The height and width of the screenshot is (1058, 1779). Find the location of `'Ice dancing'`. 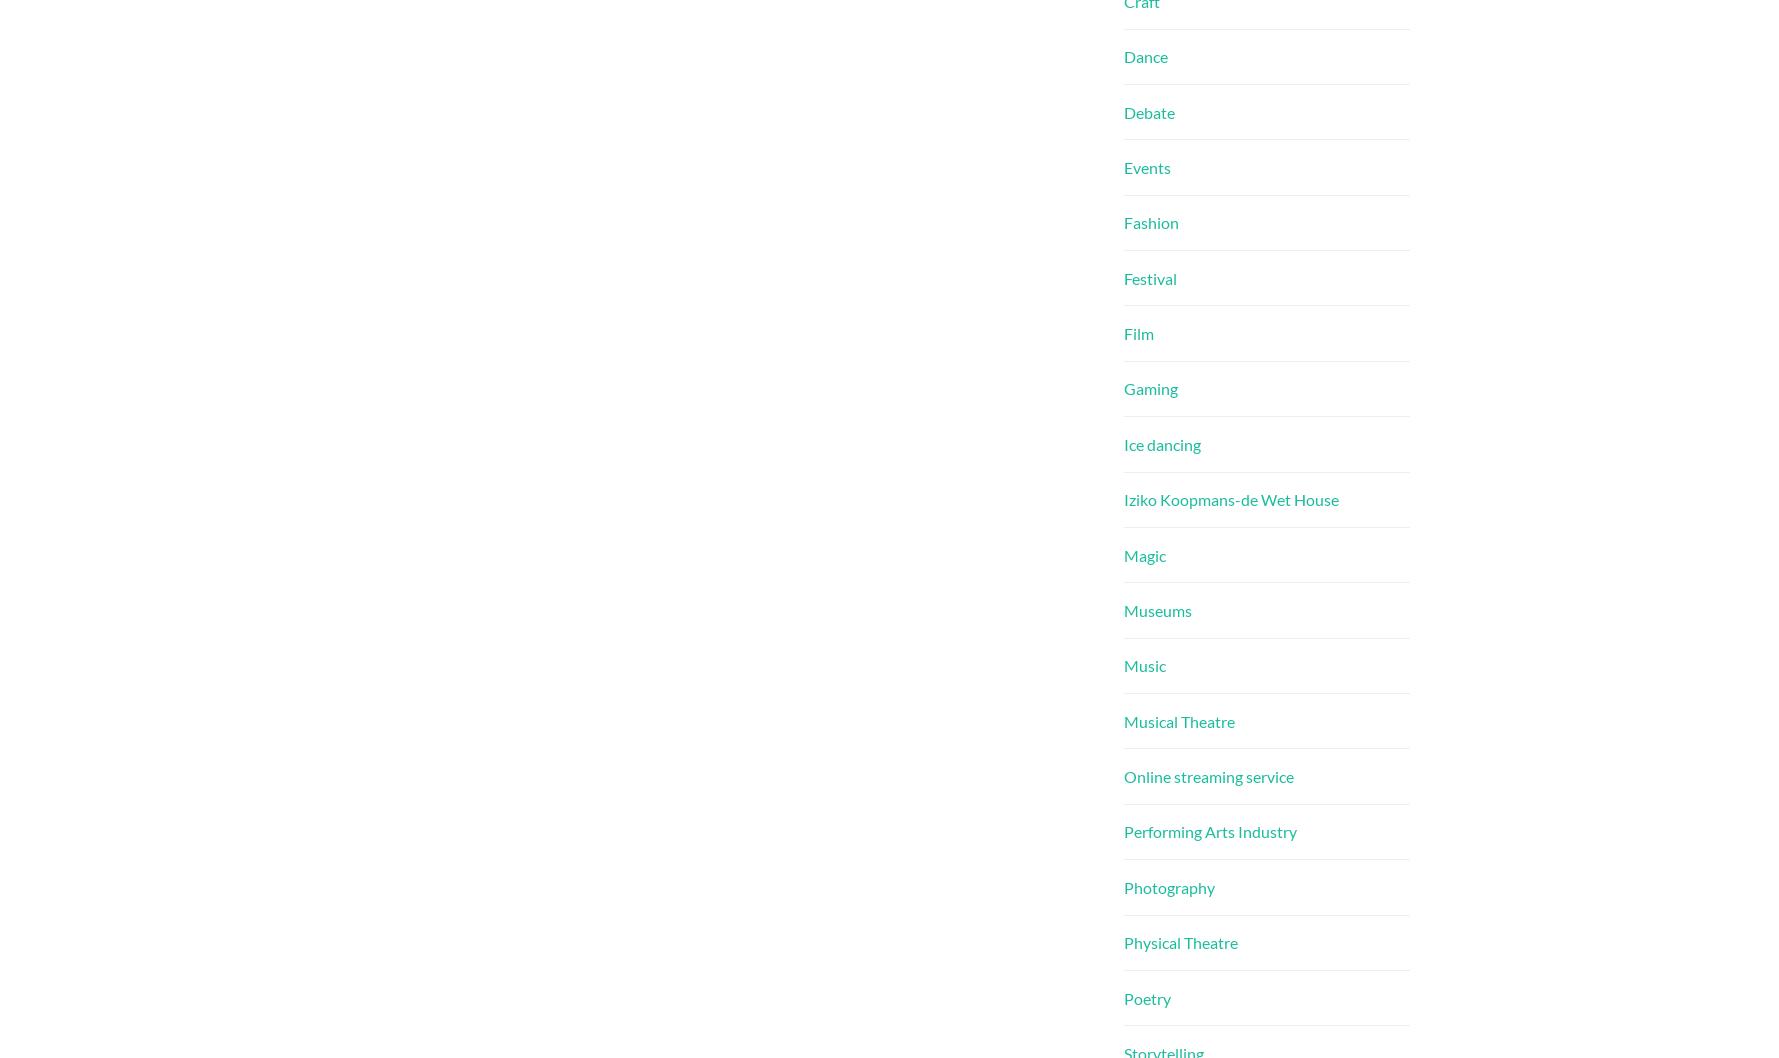

'Ice dancing' is located at coordinates (1161, 442).